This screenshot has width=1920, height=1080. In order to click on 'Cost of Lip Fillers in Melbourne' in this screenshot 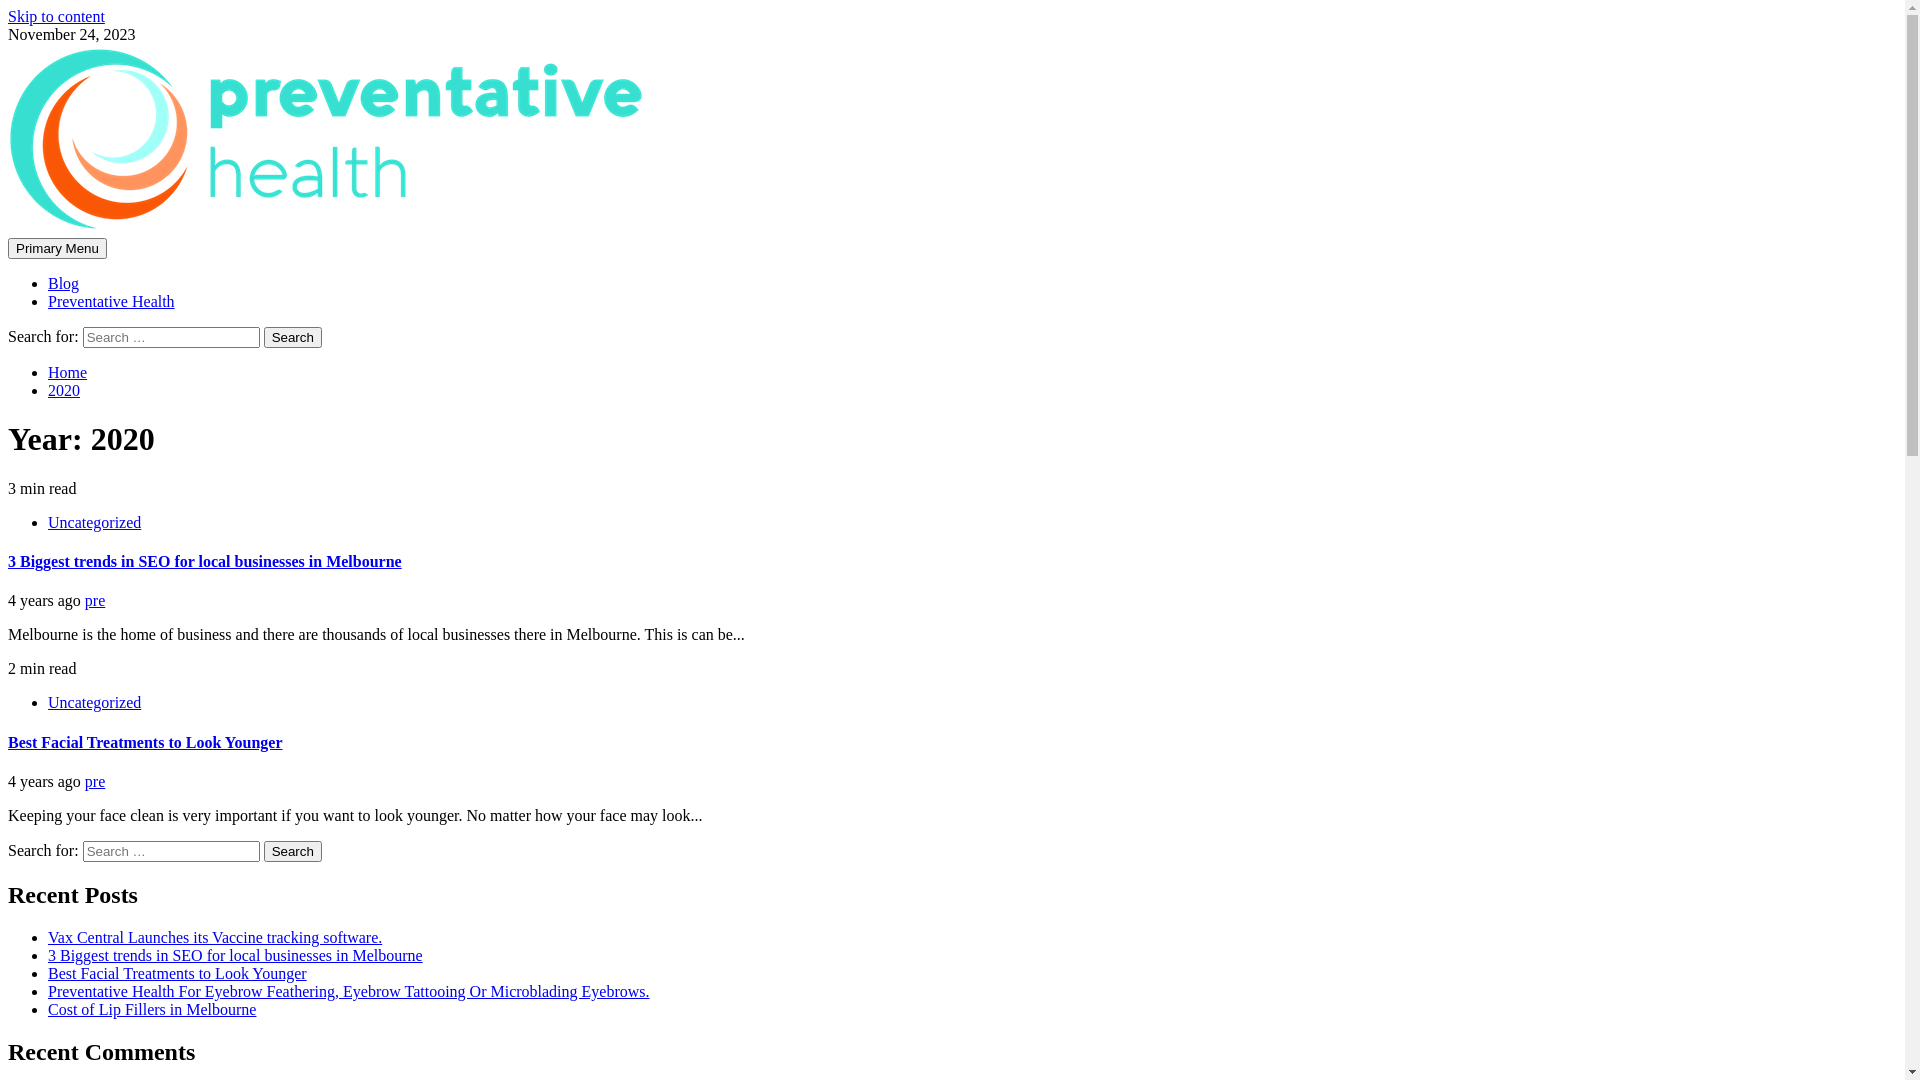, I will do `click(48, 1009)`.